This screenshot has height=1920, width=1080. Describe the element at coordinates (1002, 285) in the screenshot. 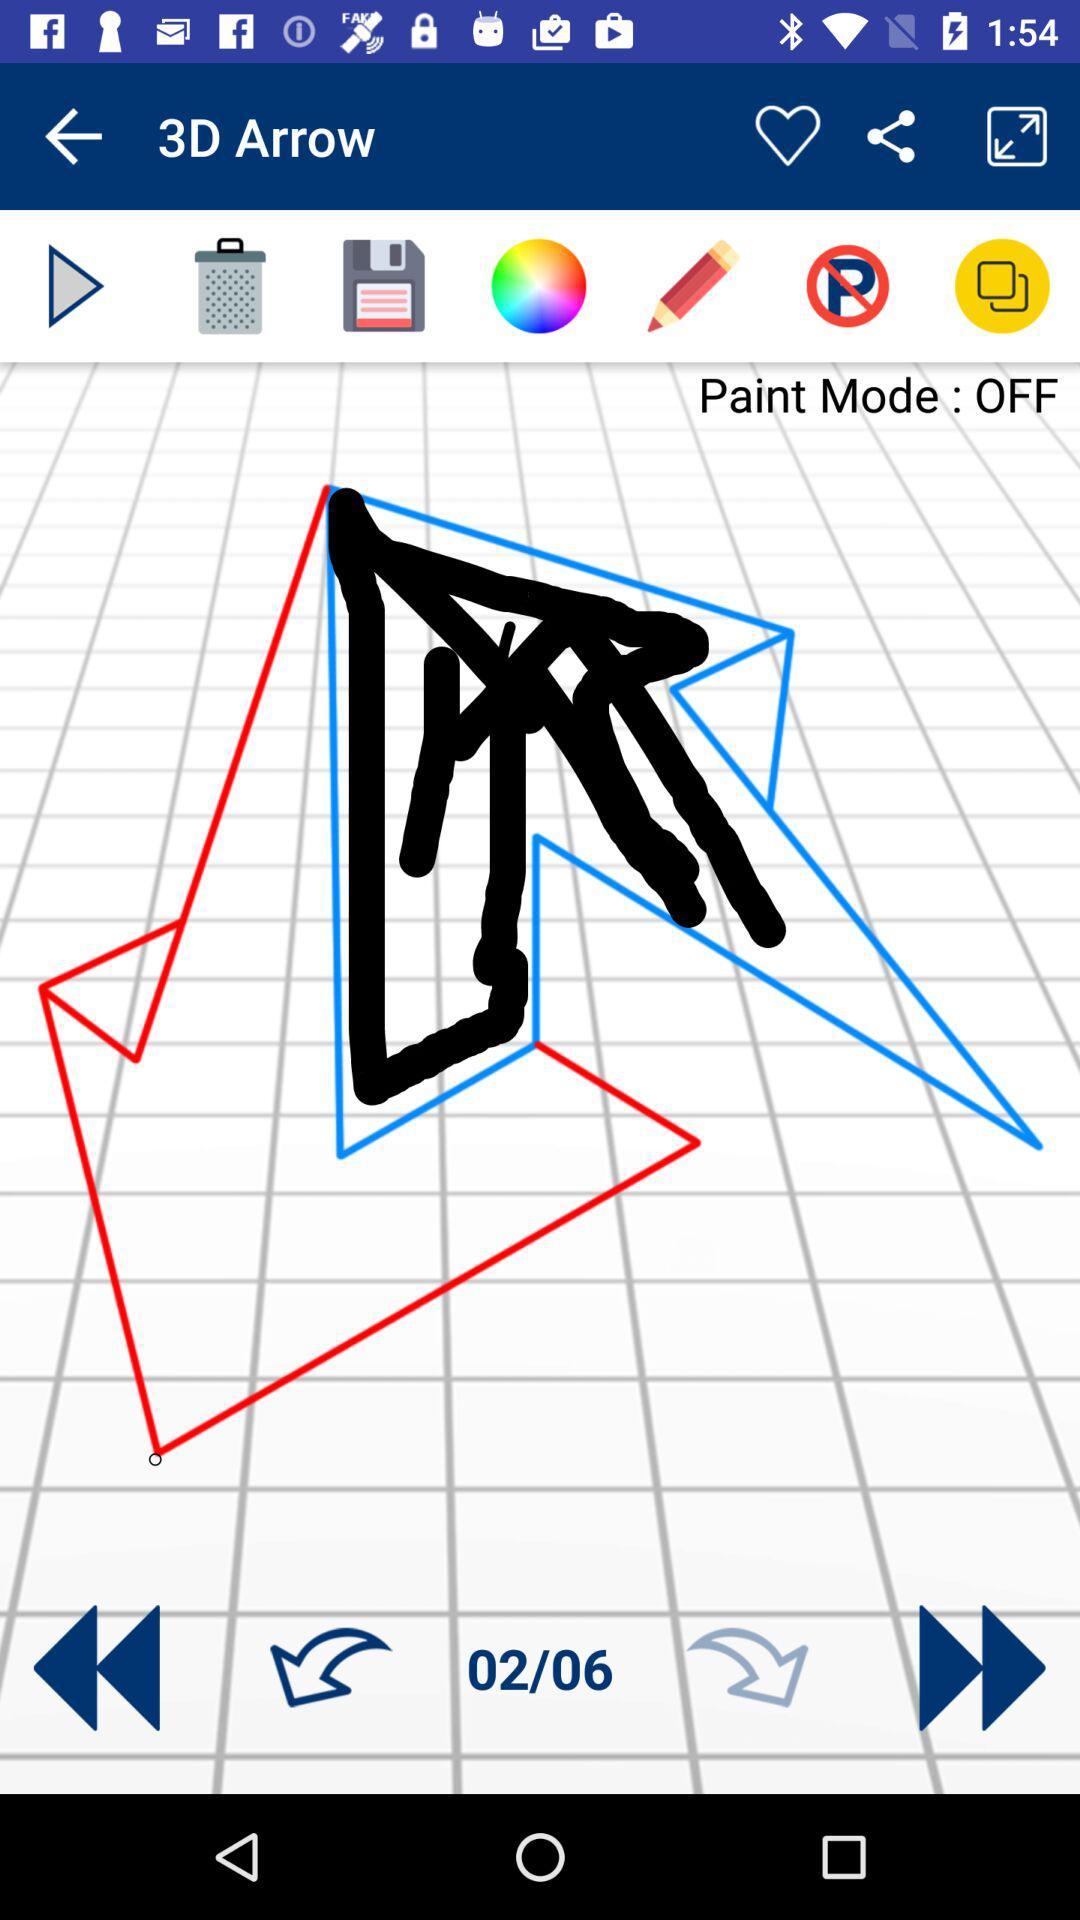

I see `the copy icon` at that location.